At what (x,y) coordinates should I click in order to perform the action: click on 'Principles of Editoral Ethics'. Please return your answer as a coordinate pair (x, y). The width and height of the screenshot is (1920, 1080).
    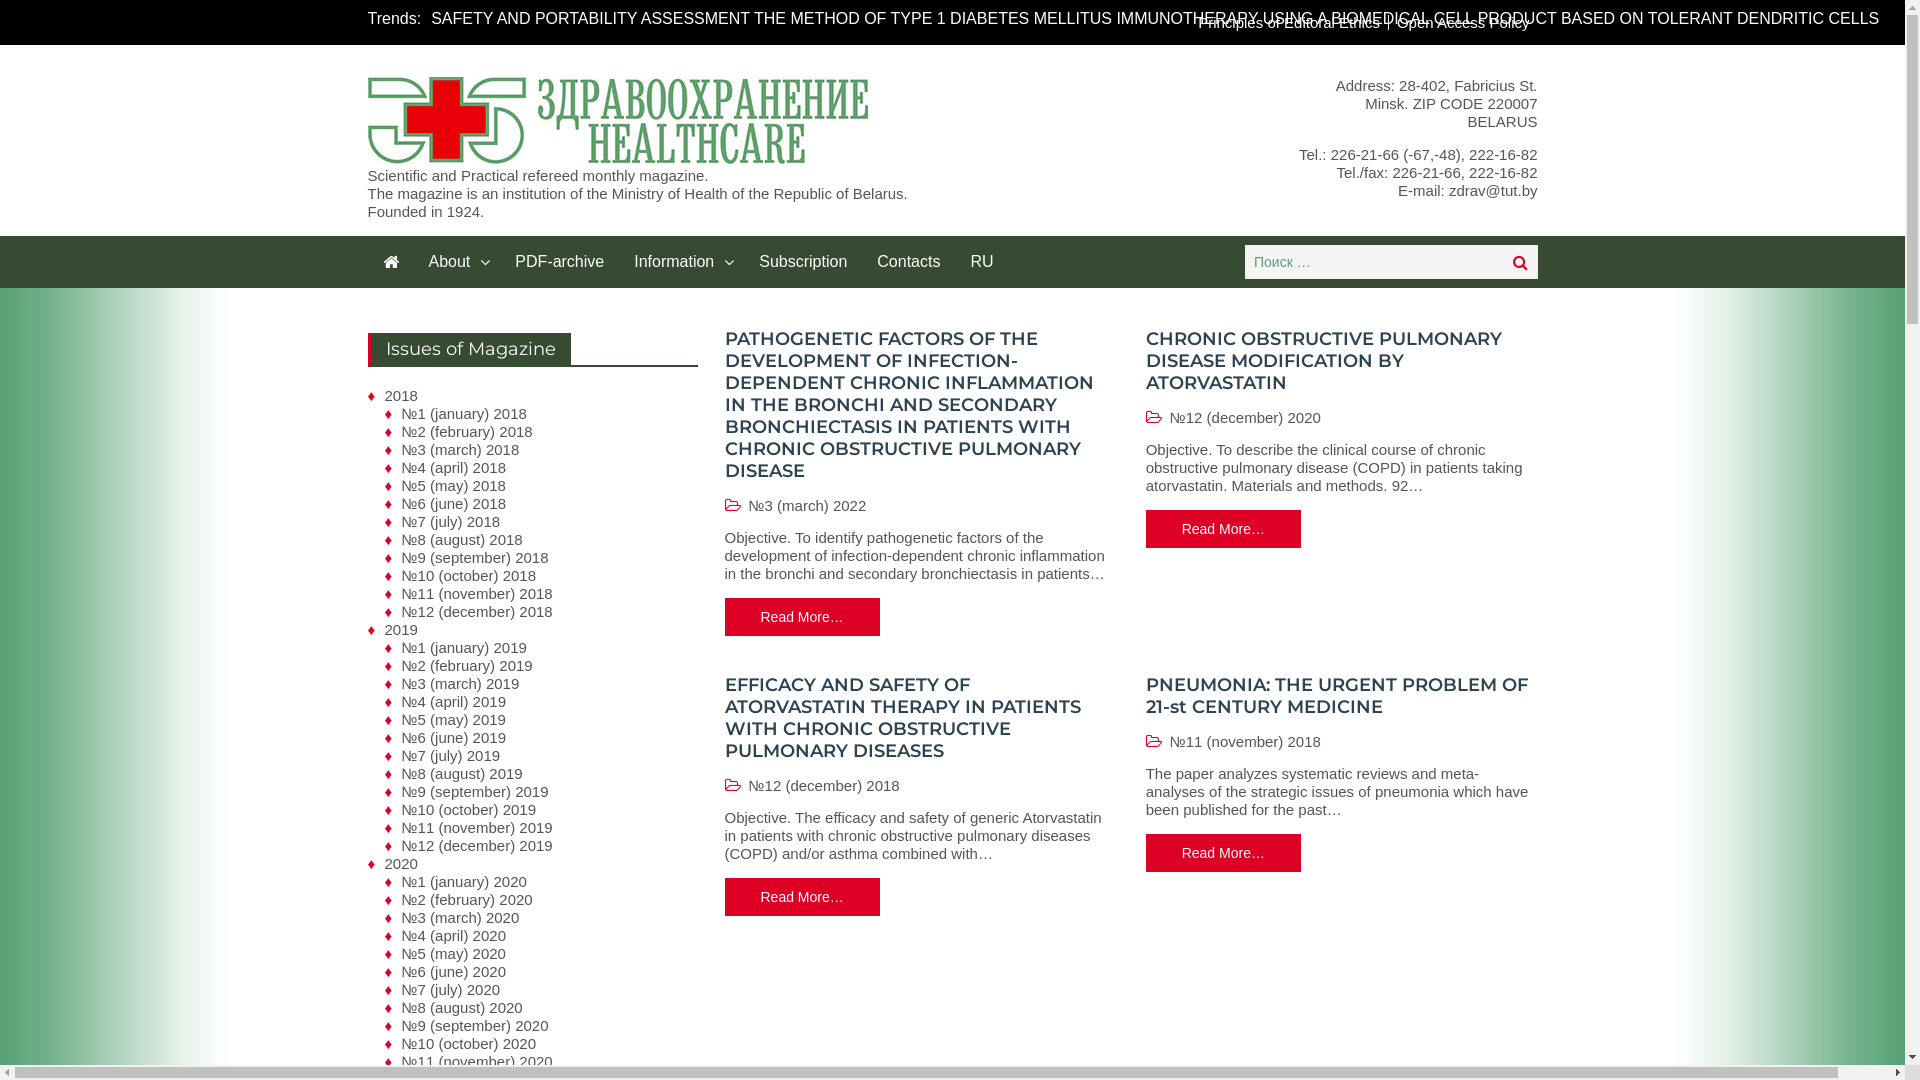
    Looking at the image, I should click on (1289, 22).